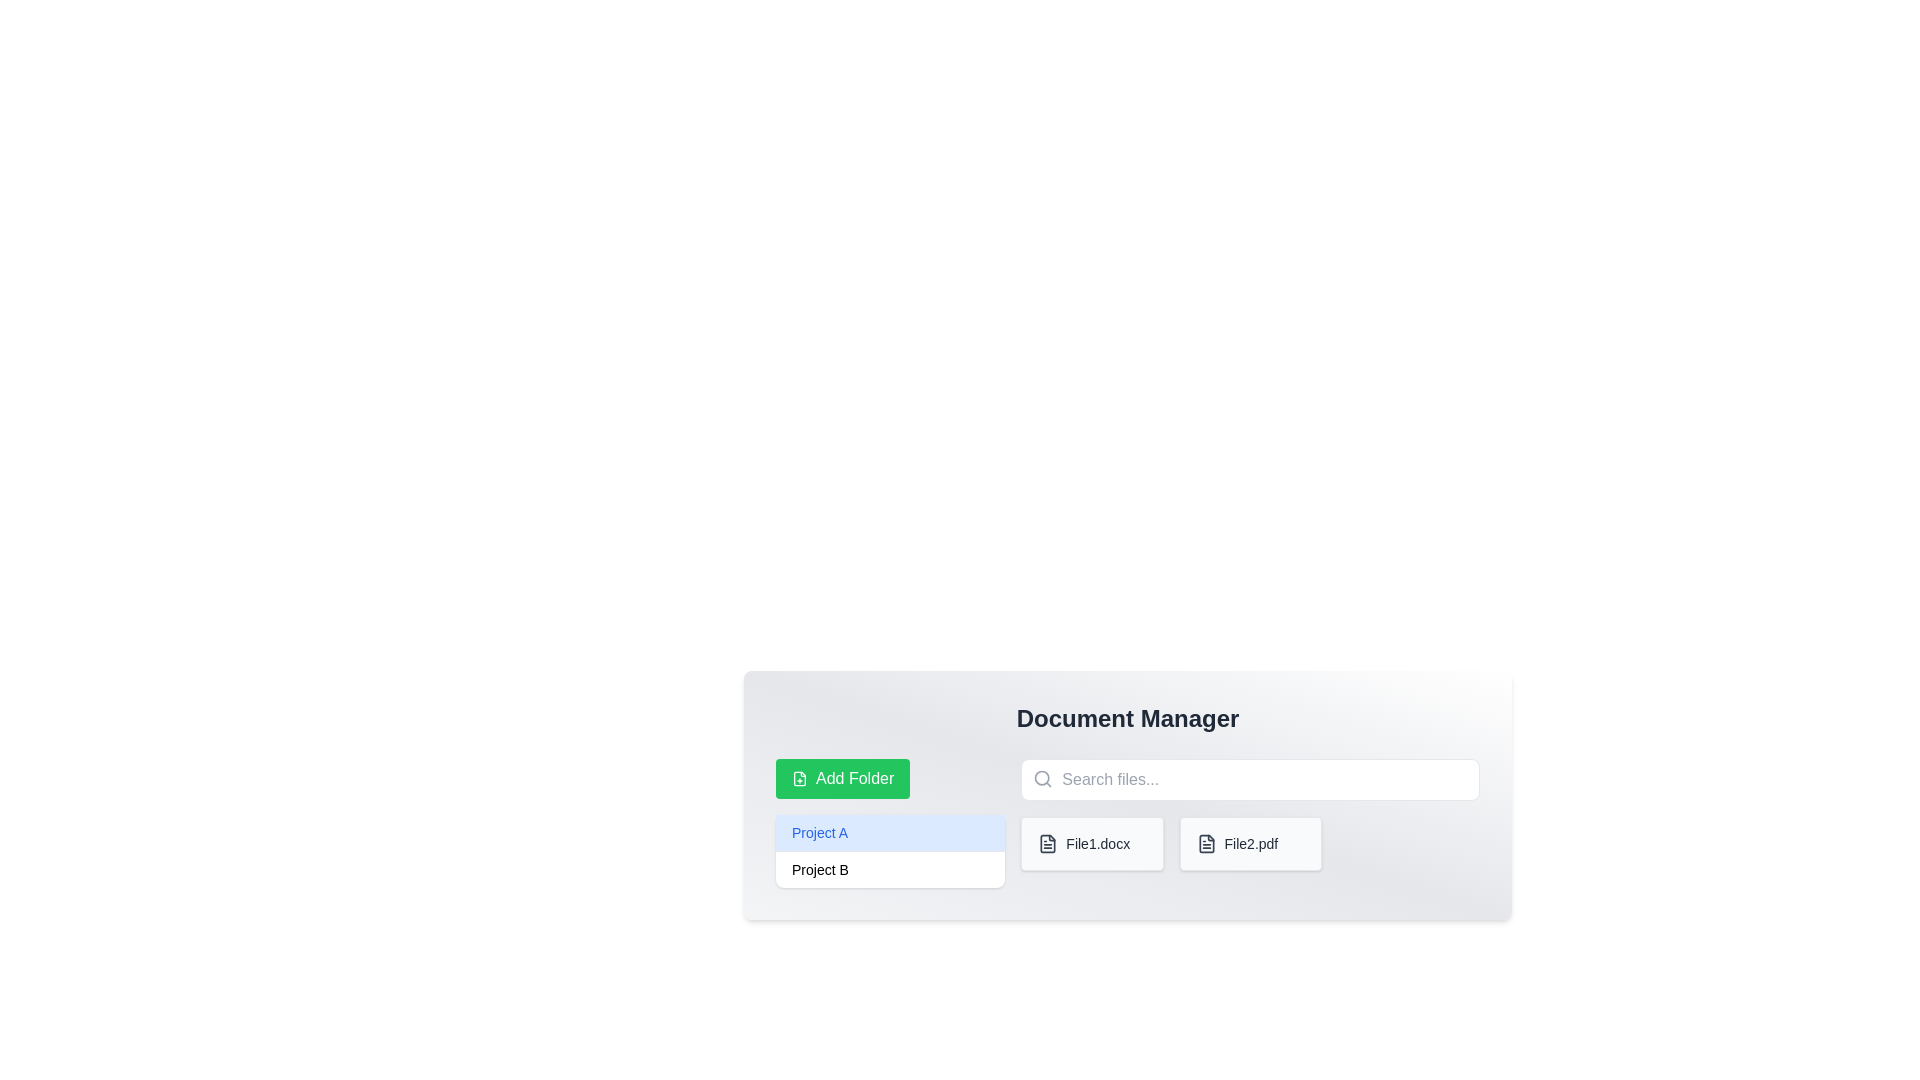 This screenshot has width=1920, height=1080. Describe the element at coordinates (1205, 844) in the screenshot. I see `the visual styling of the document icon located on the left side of the 'File2.pdf' label, which represents the type of document being indicated` at that location.